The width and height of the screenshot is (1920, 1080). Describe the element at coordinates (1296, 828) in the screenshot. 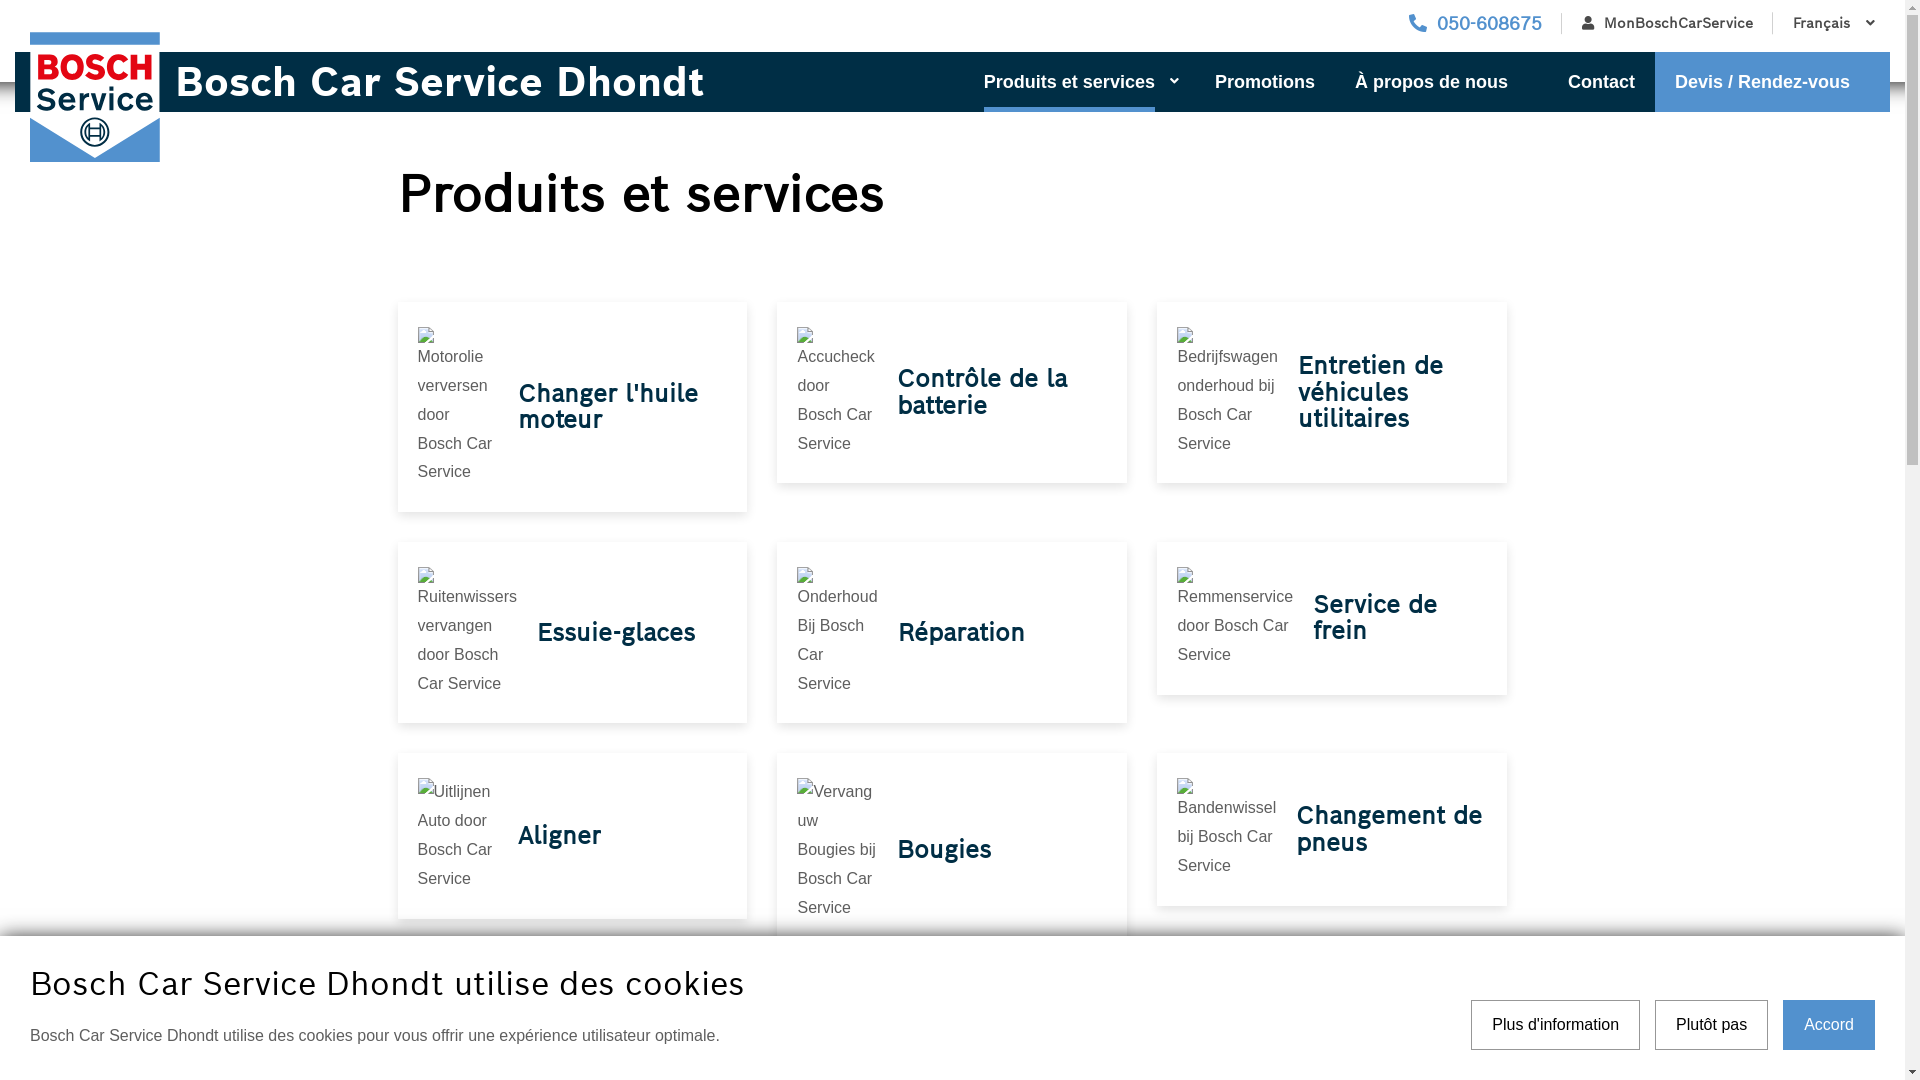

I see `'Changement de pneus'` at that location.